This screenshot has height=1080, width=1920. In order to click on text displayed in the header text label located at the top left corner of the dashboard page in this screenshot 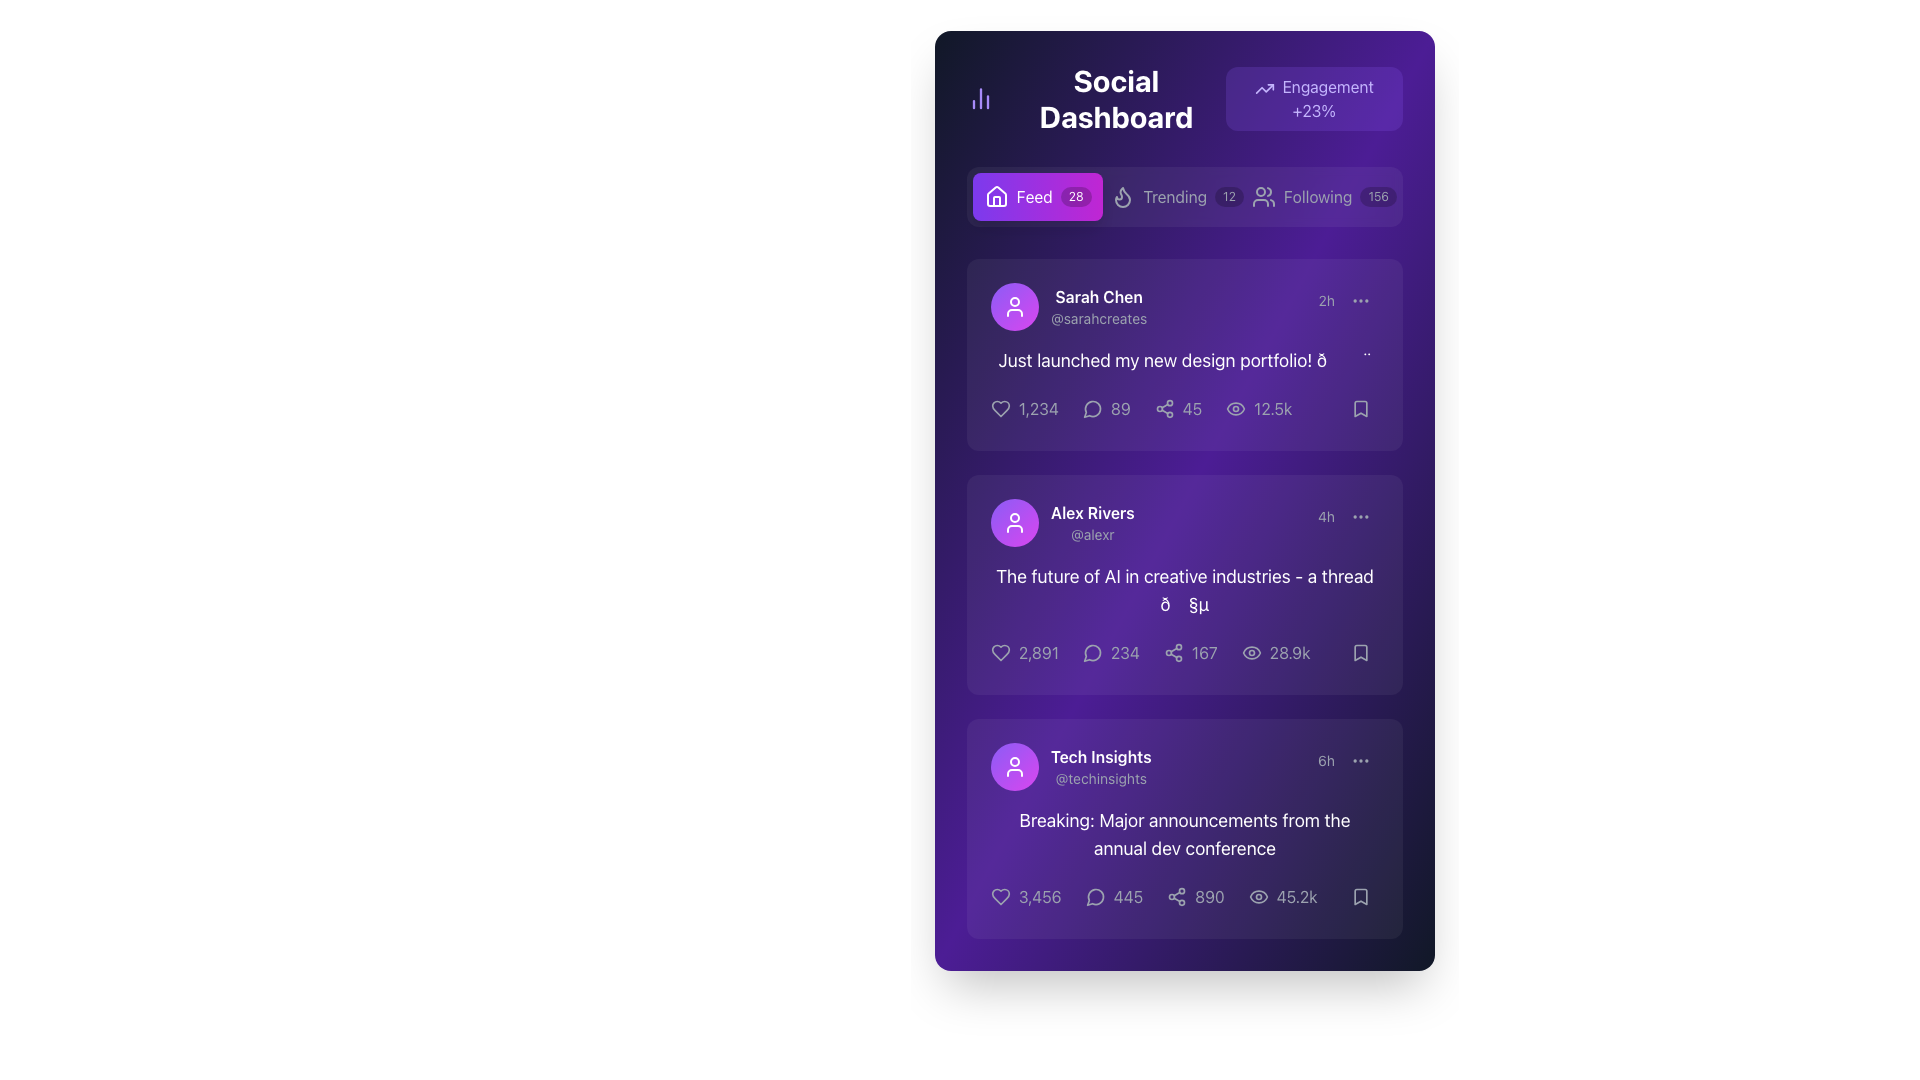, I will do `click(1095, 99)`.